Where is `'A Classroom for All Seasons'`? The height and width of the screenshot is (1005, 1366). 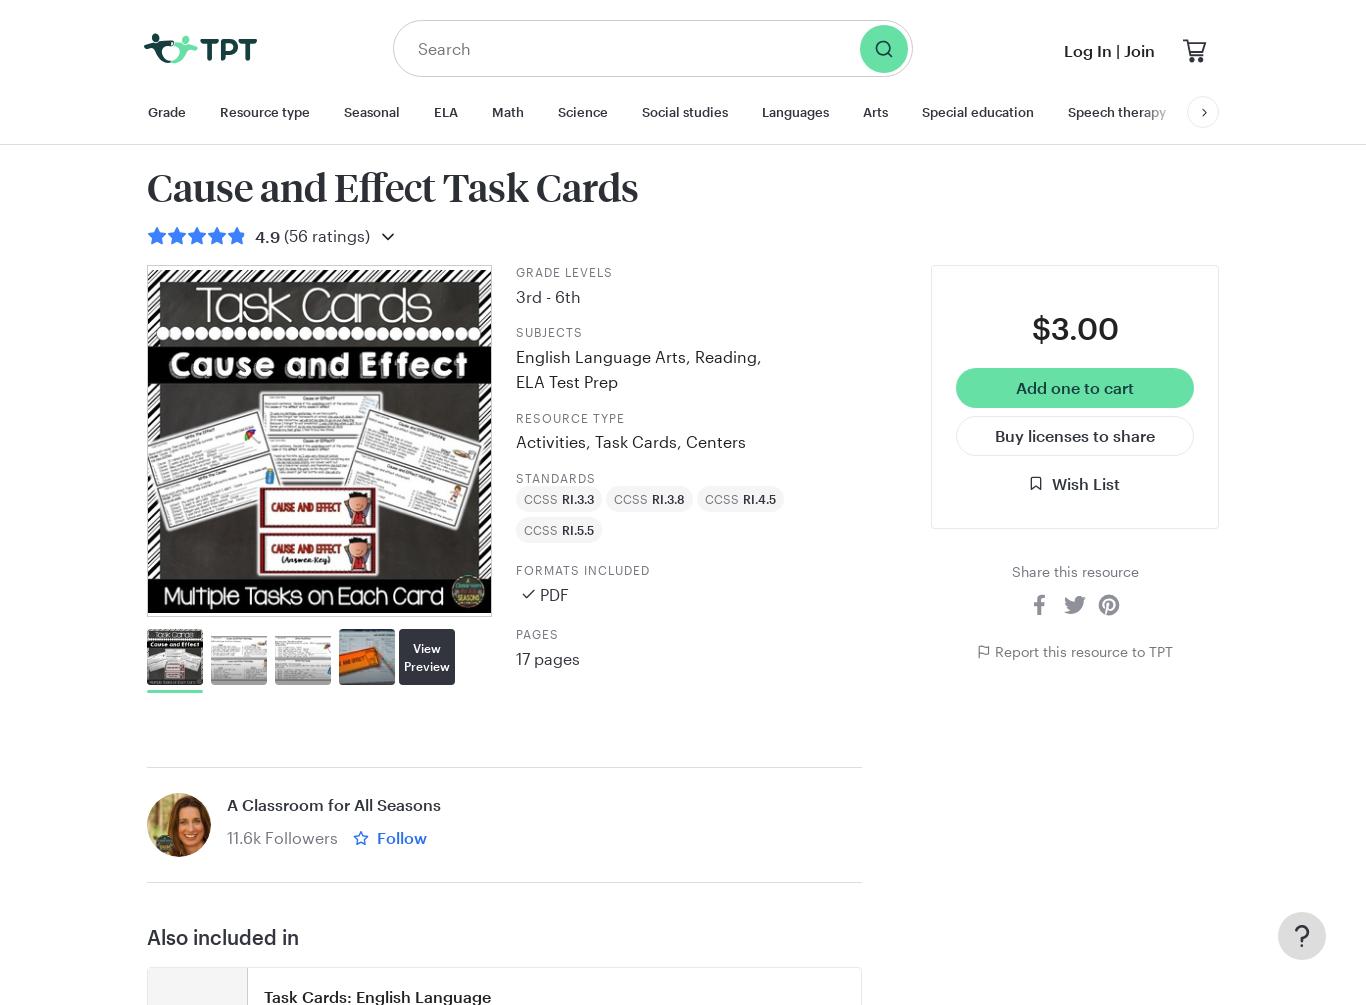 'A Classroom for All Seasons' is located at coordinates (333, 804).